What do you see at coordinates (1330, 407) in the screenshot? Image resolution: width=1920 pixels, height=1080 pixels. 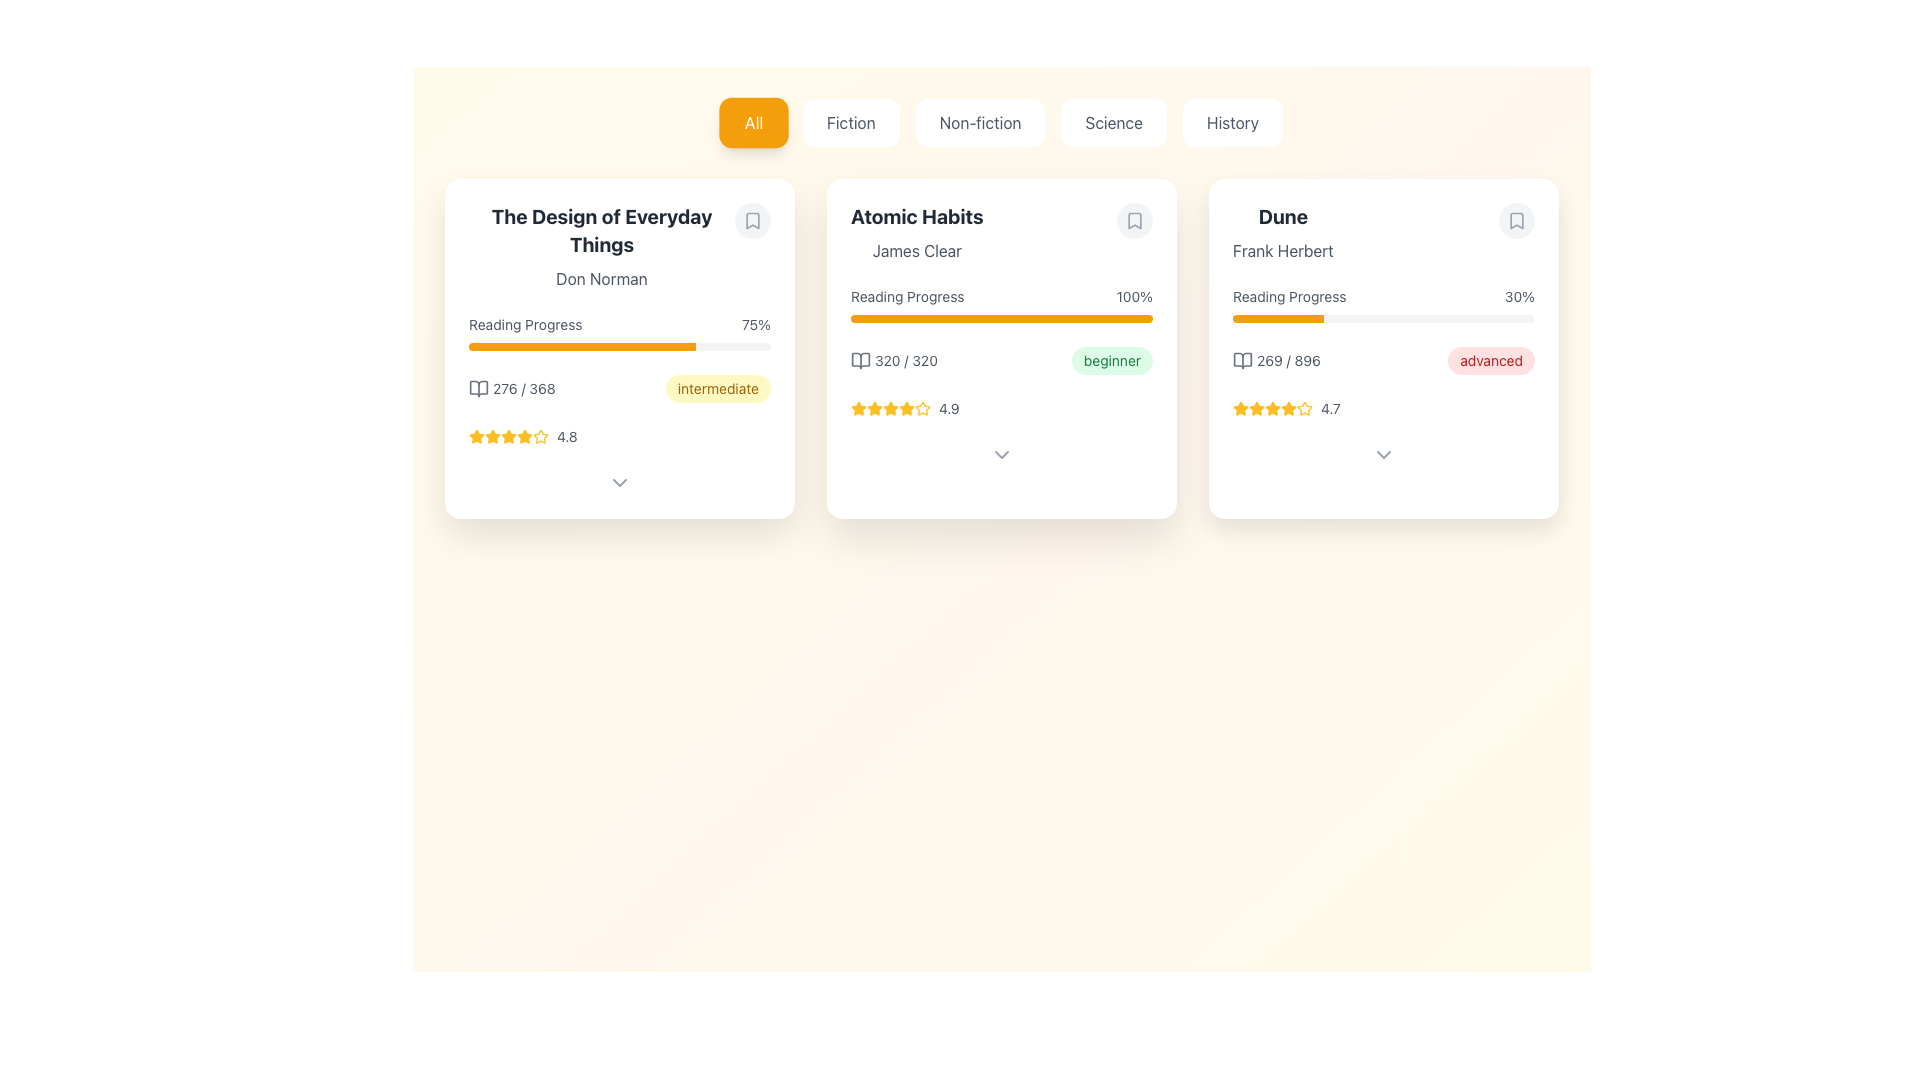 I see `the text label displaying the numerical rating value for the 'Dune' card, located at the bottom of the card in the rightmost column, immediately to the right of the star ratings row` at bounding box center [1330, 407].